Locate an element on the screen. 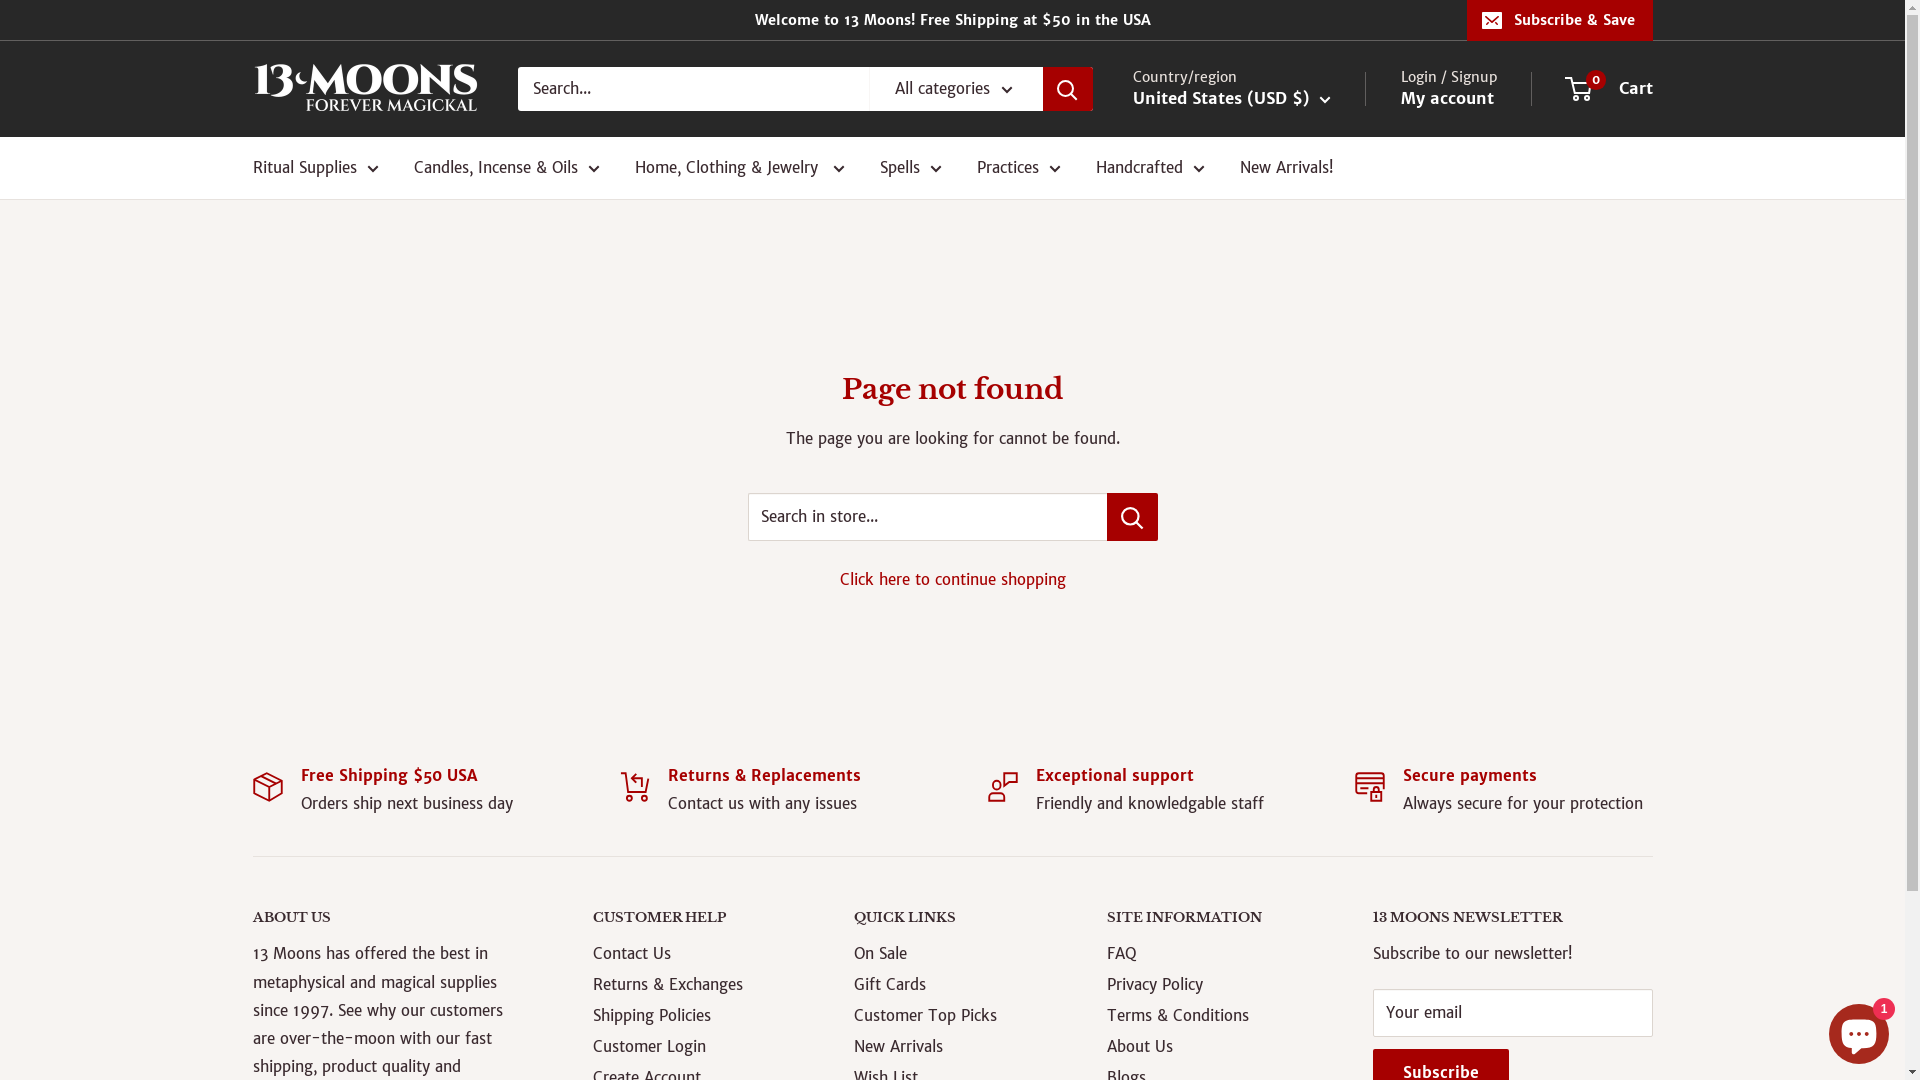 Image resolution: width=1920 pixels, height=1080 pixels. '0 is located at coordinates (1608, 87).